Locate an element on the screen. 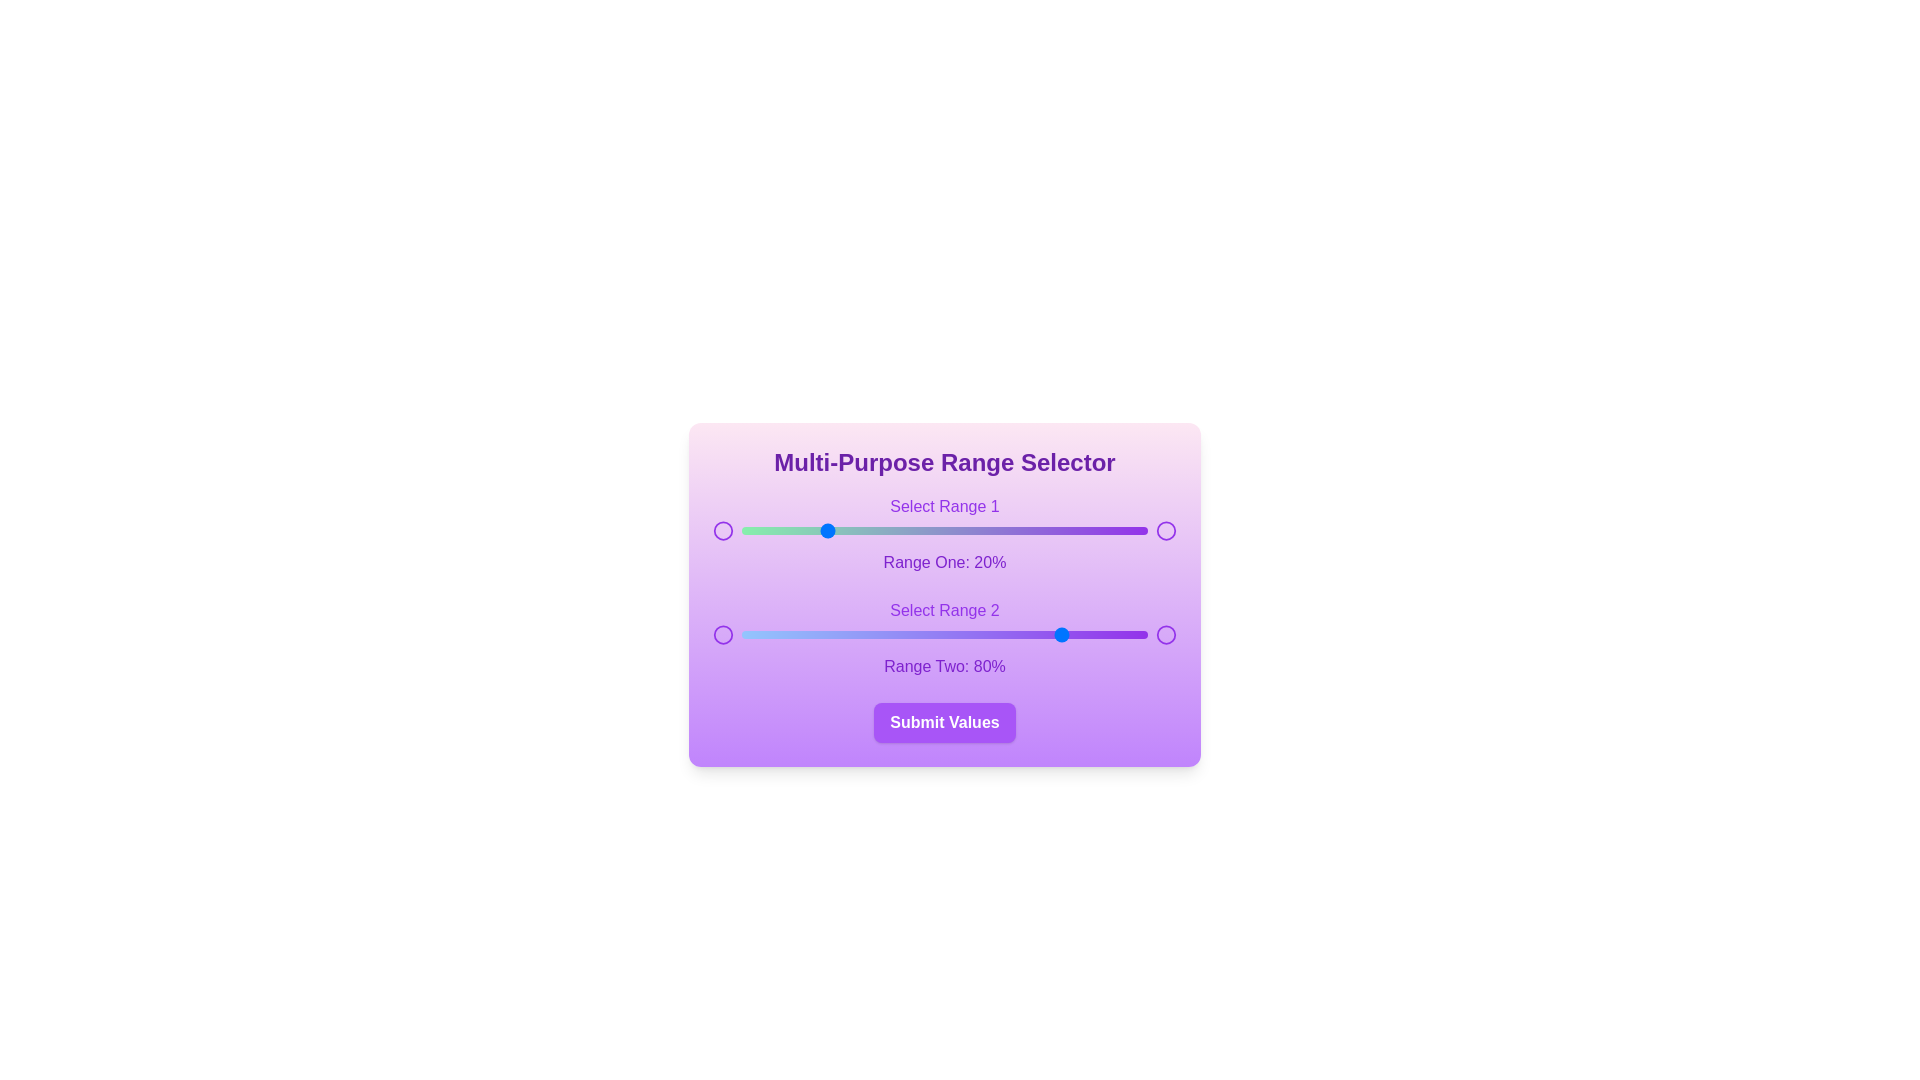 The width and height of the screenshot is (1920, 1080). the second range slider to 19% is located at coordinates (819, 635).